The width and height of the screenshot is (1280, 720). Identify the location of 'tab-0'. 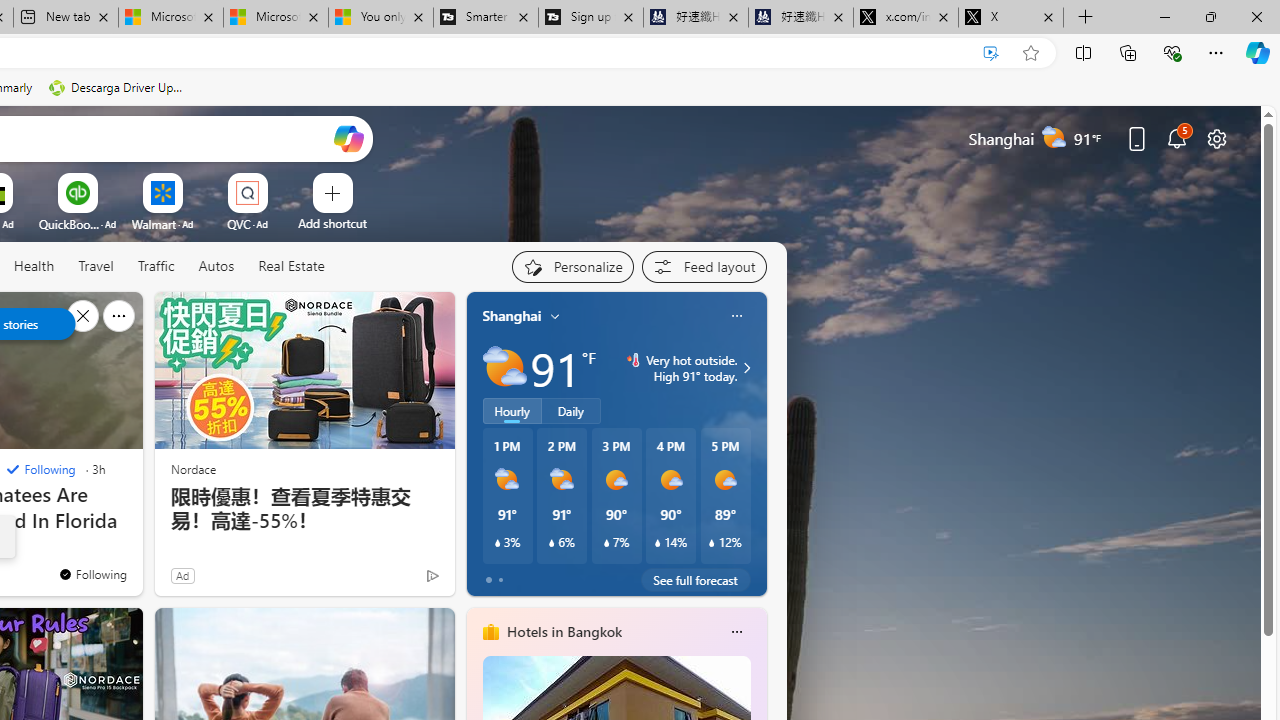
(488, 579).